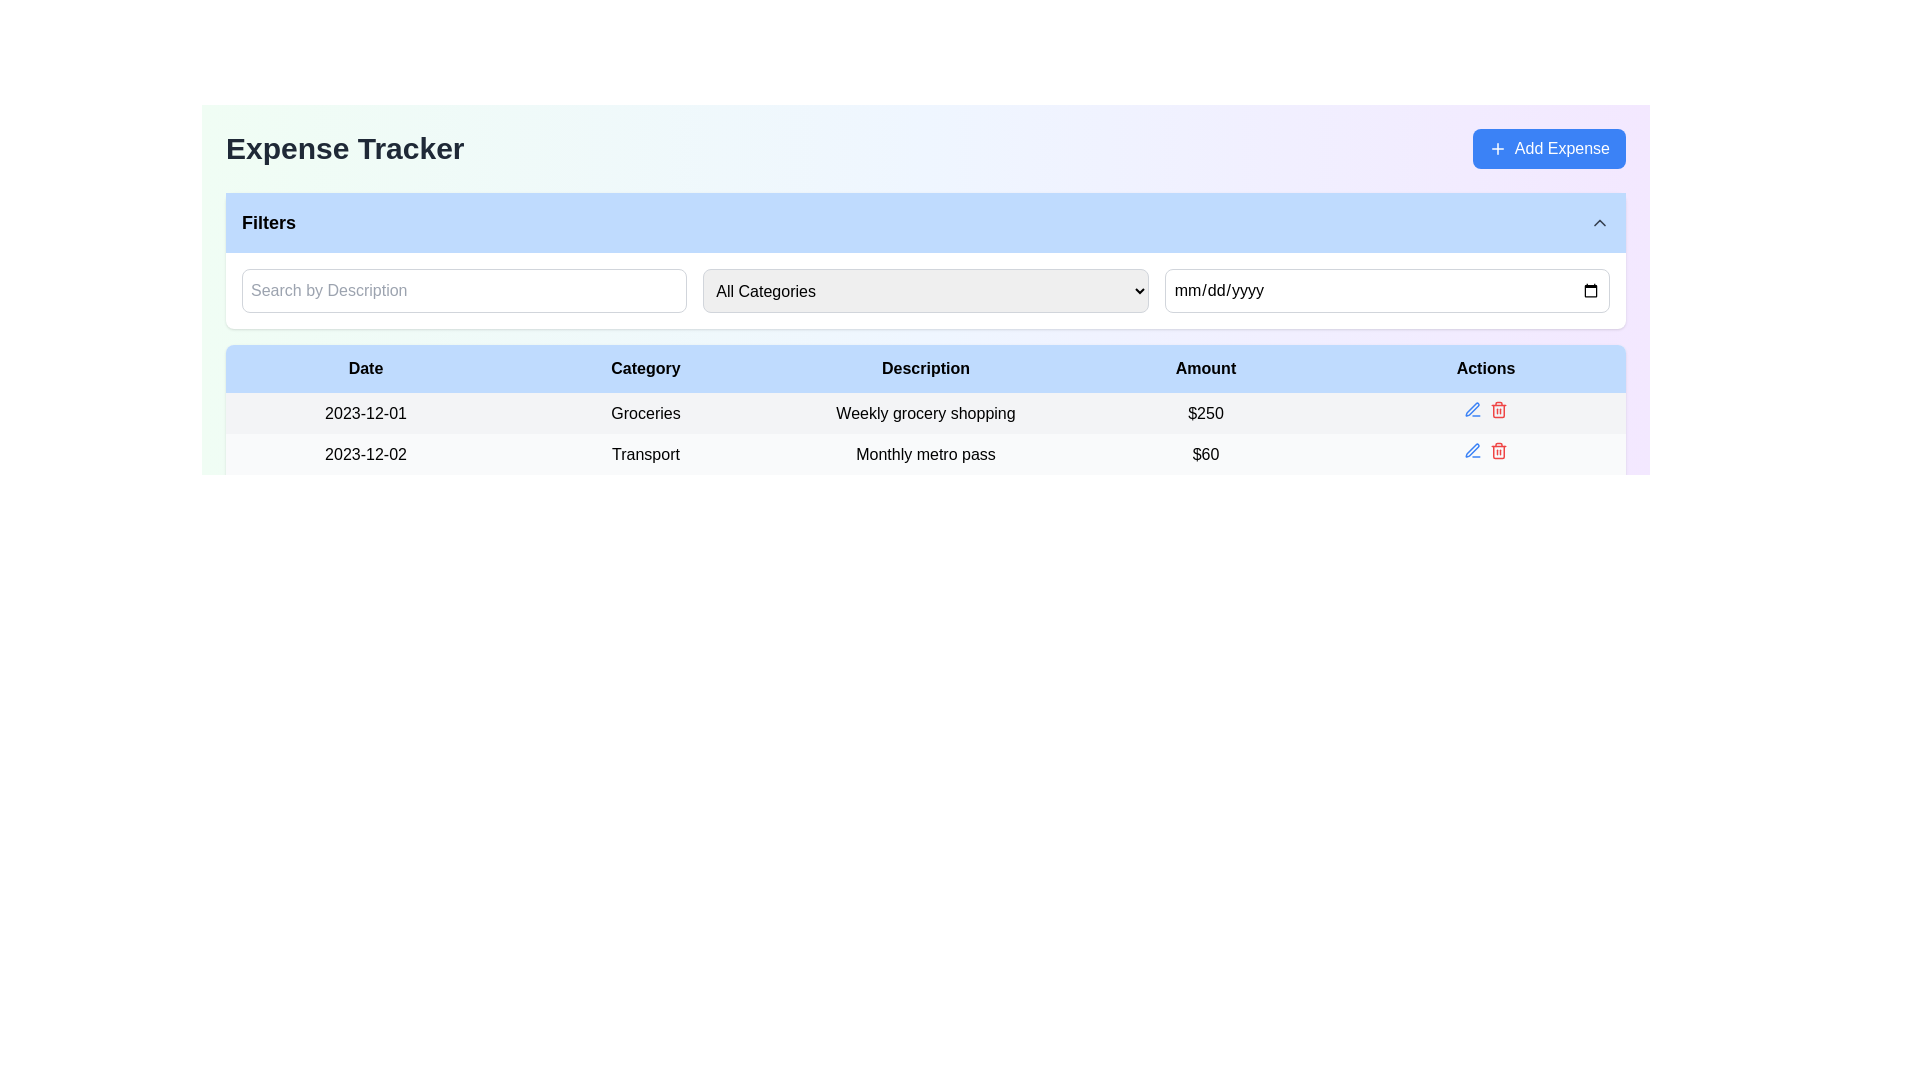 The height and width of the screenshot is (1080, 1920). What do you see at coordinates (1497, 148) in the screenshot?
I see `the SVG graphic icon on the left side of the 'Add Expense' button` at bounding box center [1497, 148].